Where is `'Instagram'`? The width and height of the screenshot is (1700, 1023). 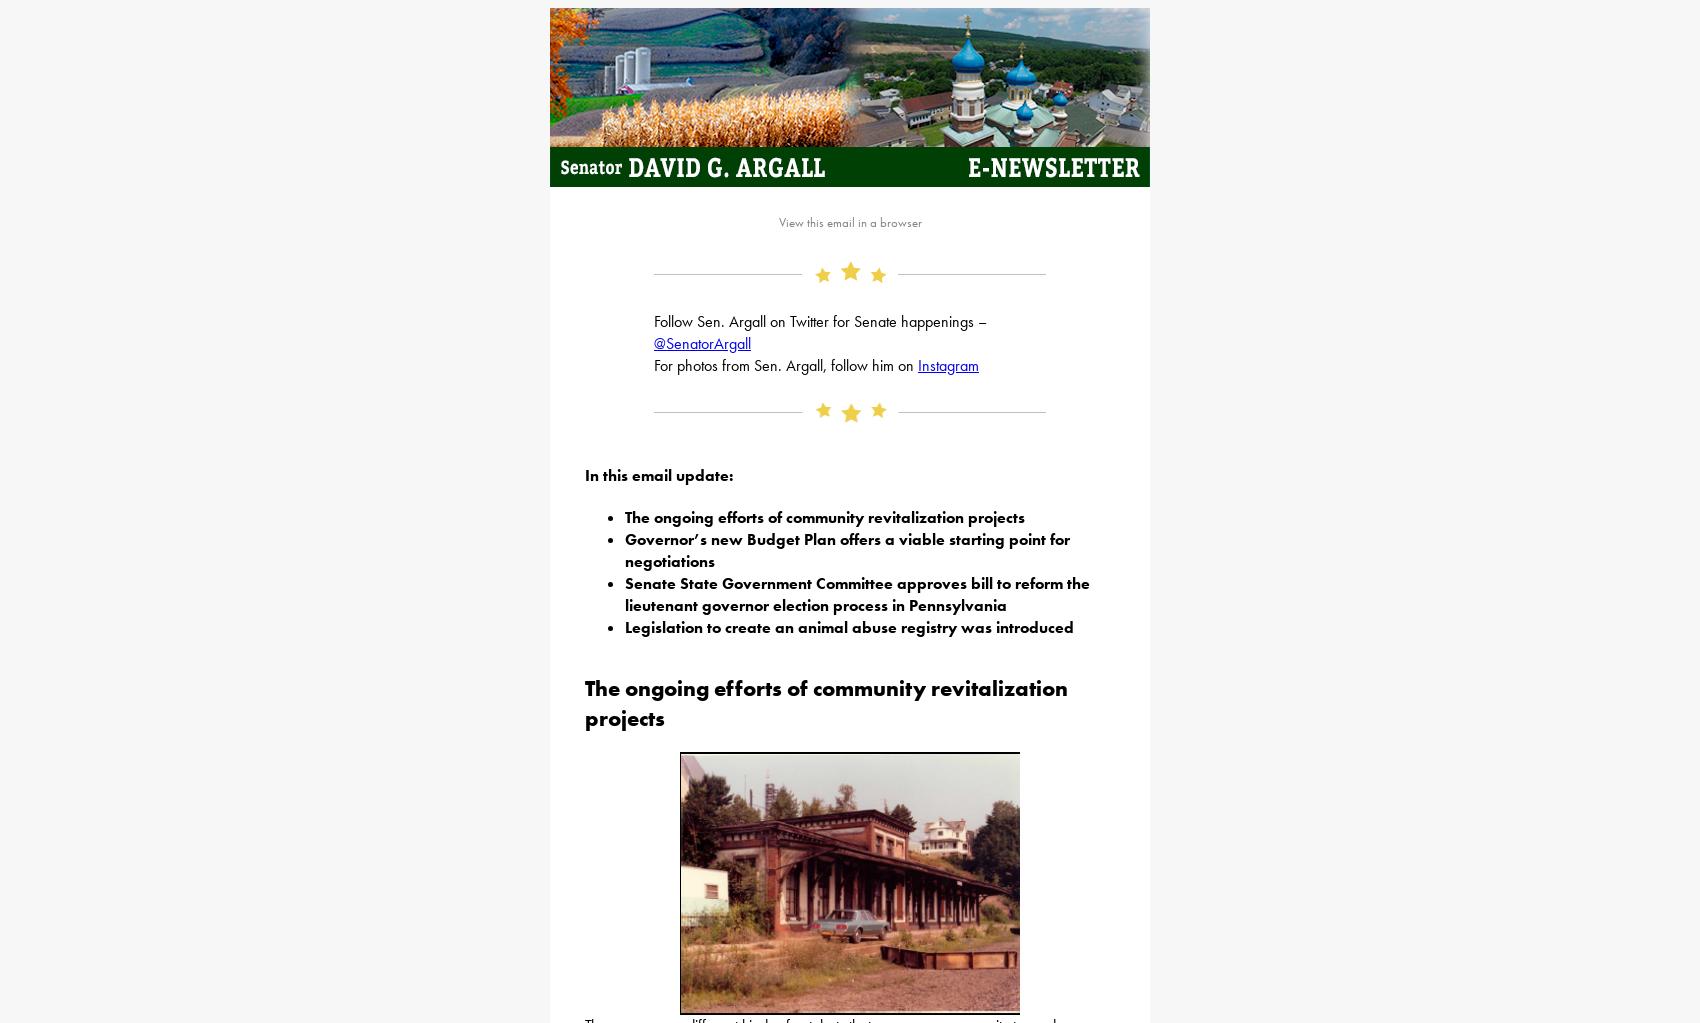 'Instagram' is located at coordinates (948, 364).